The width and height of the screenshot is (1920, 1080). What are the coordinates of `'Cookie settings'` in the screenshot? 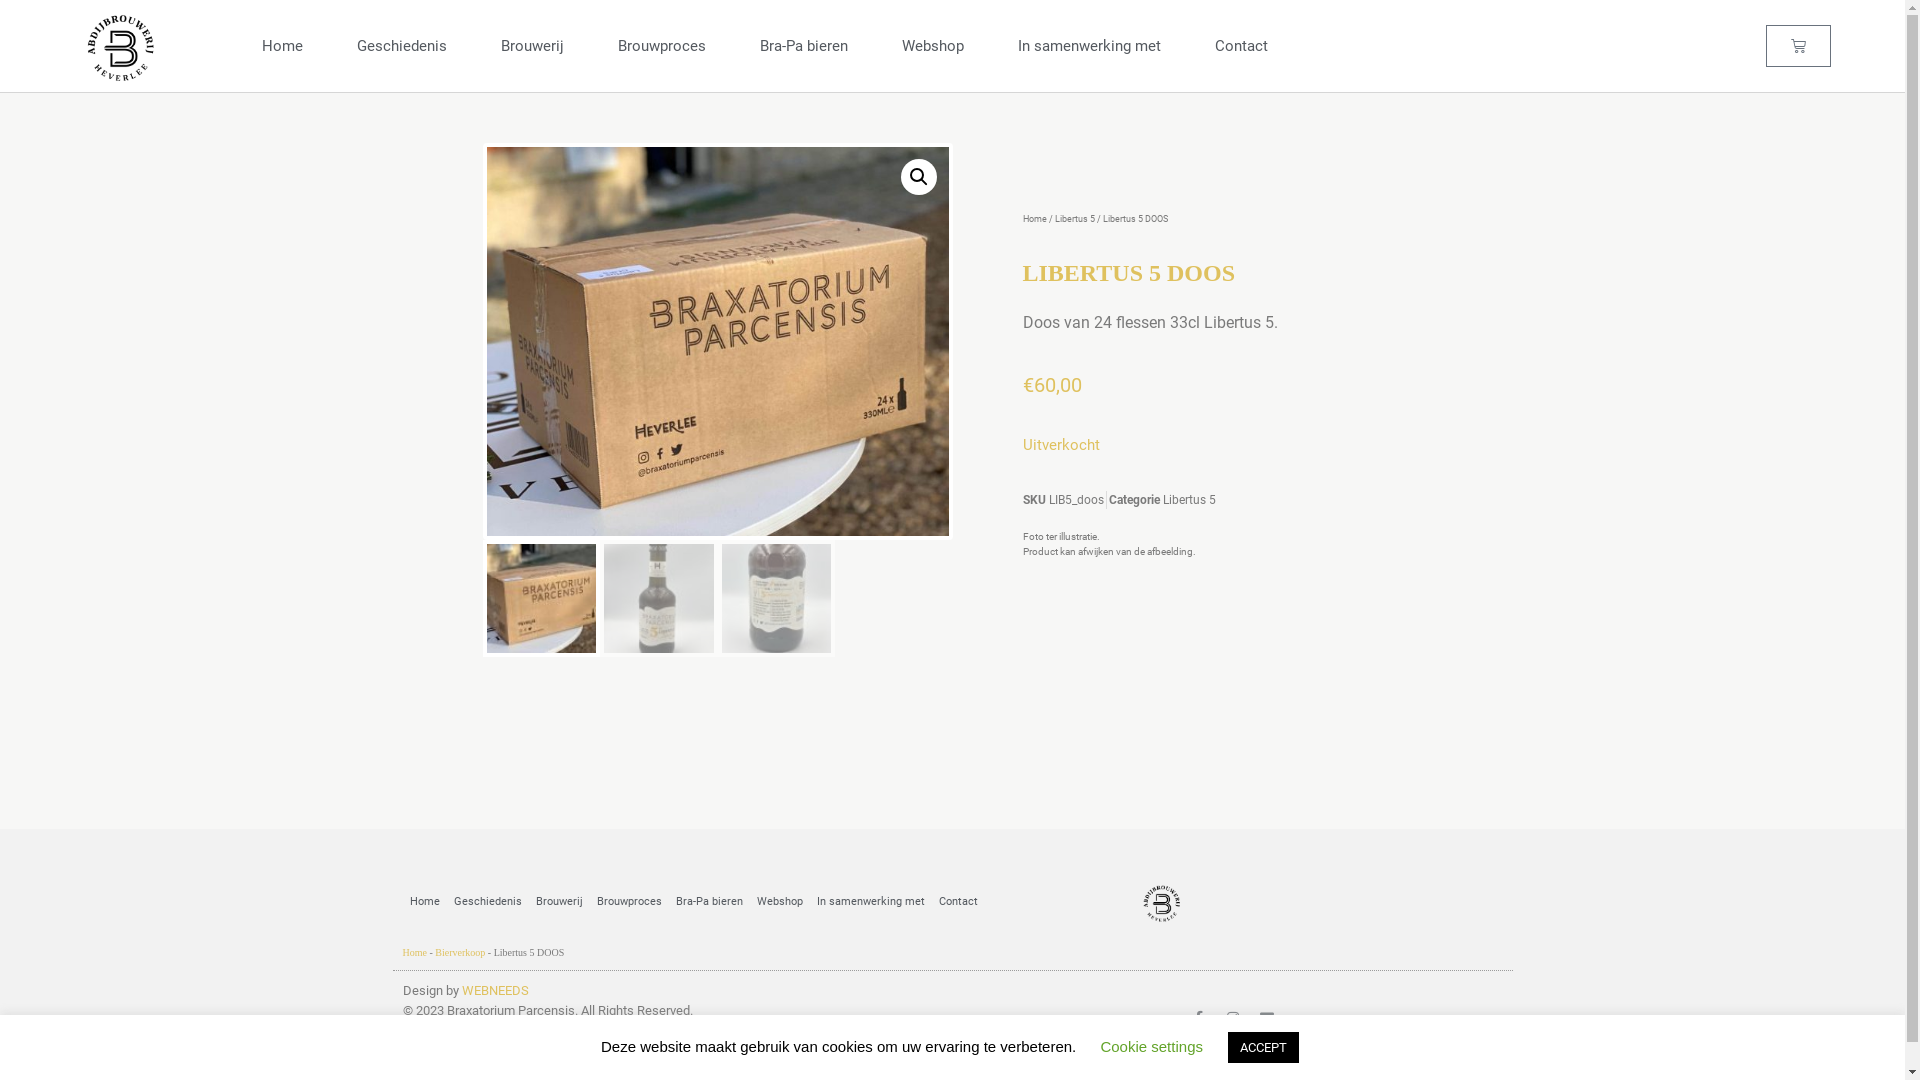 It's located at (1151, 1045).